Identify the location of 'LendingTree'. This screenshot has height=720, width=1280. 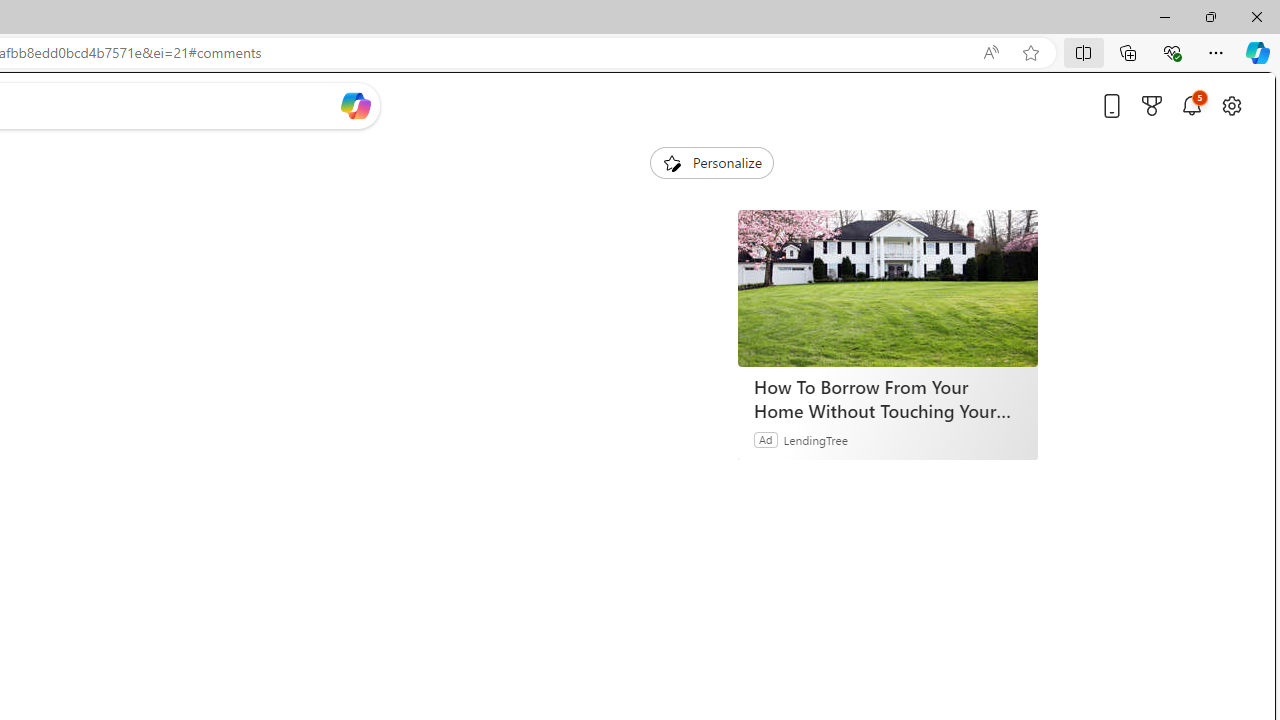
(816, 438).